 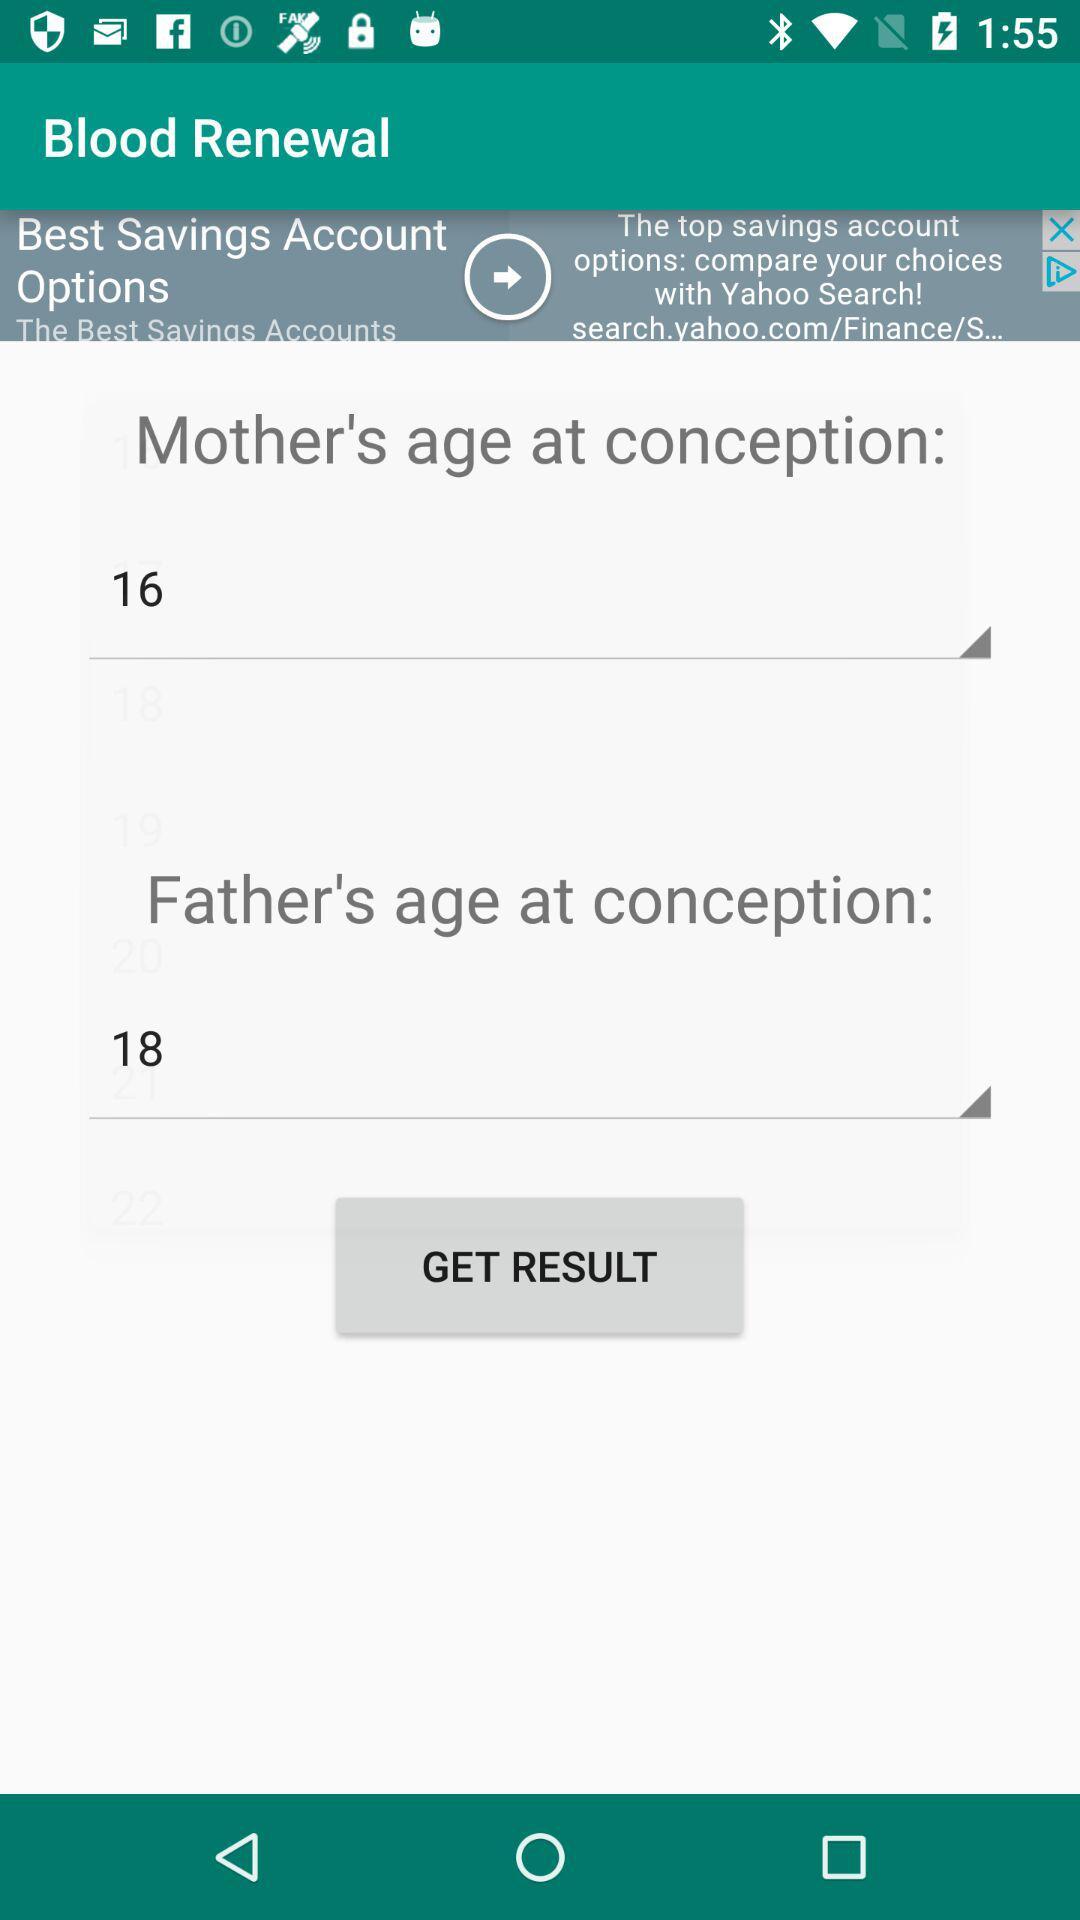 I want to click on the icon below blood renewal app, so click(x=540, y=274).